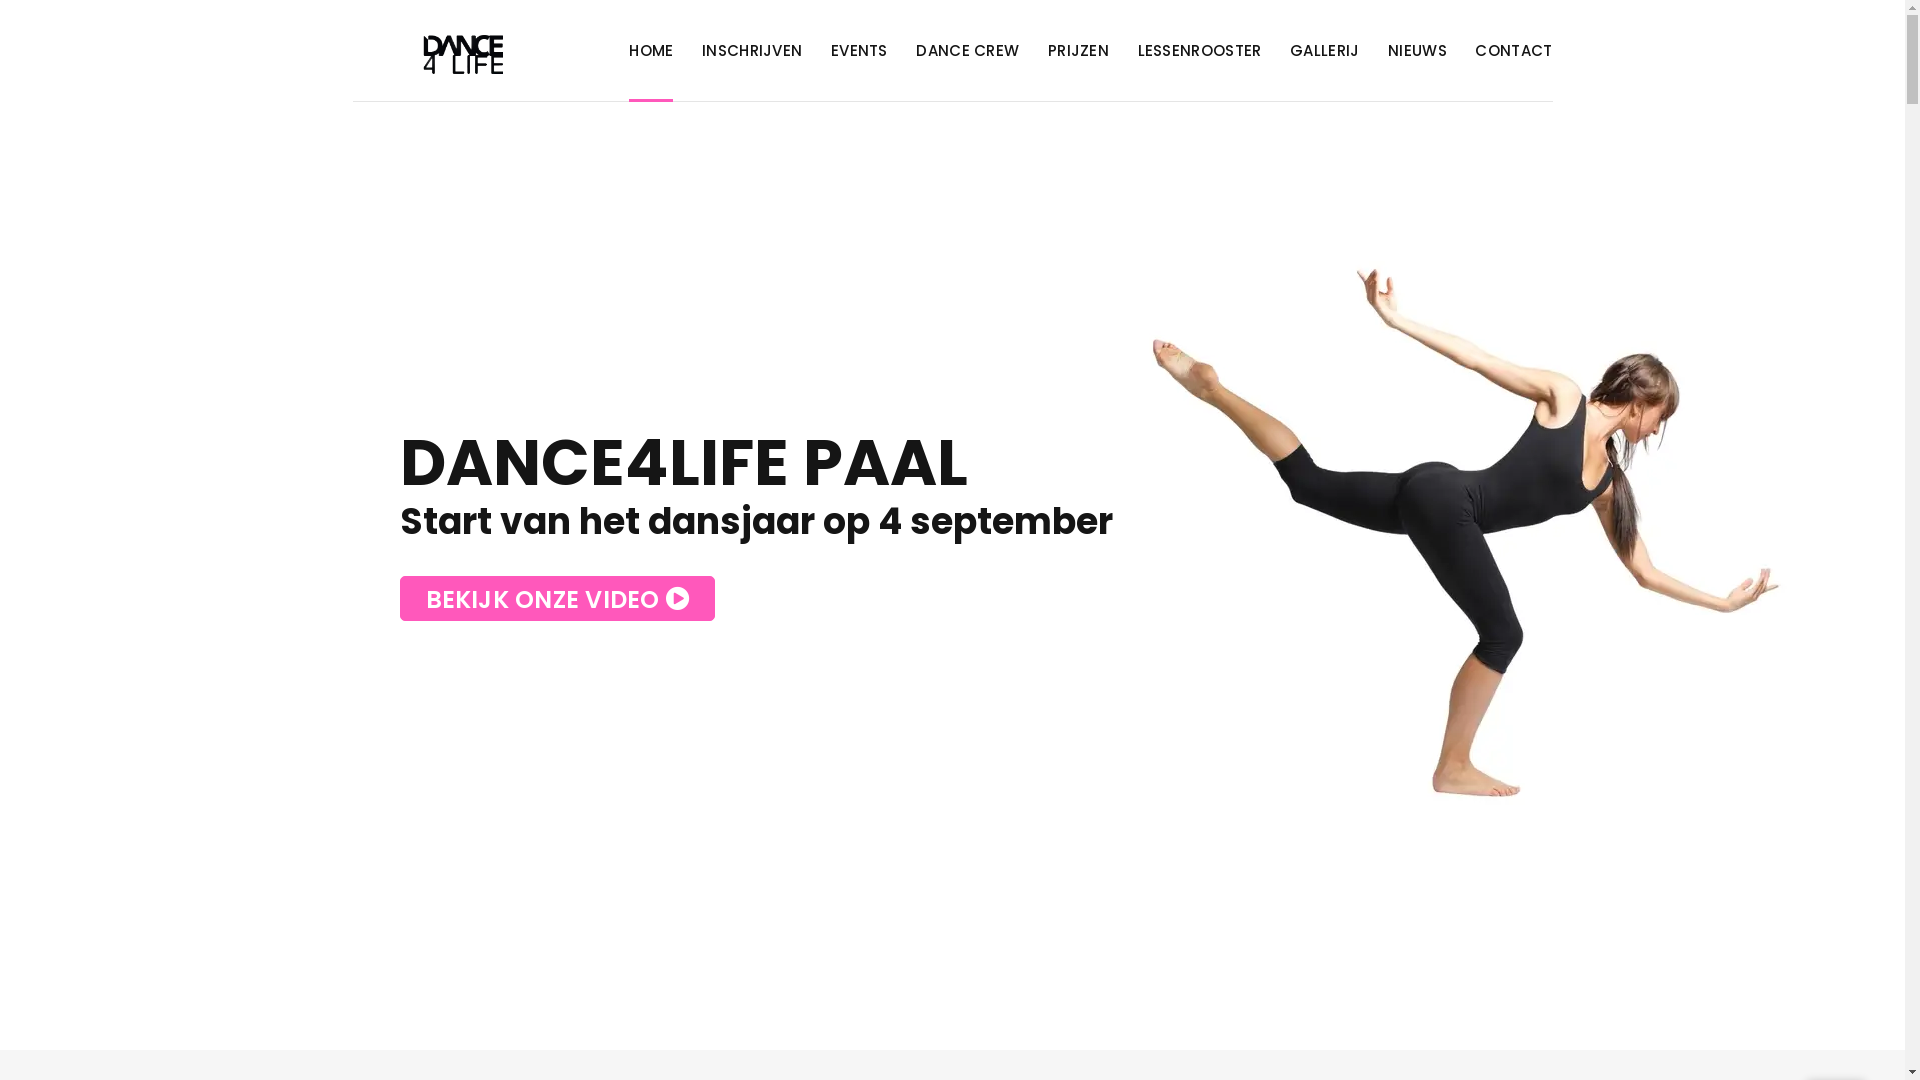 Image resolution: width=1920 pixels, height=1080 pixels. I want to click on 'GALLERIJ', so click(1324, 49).